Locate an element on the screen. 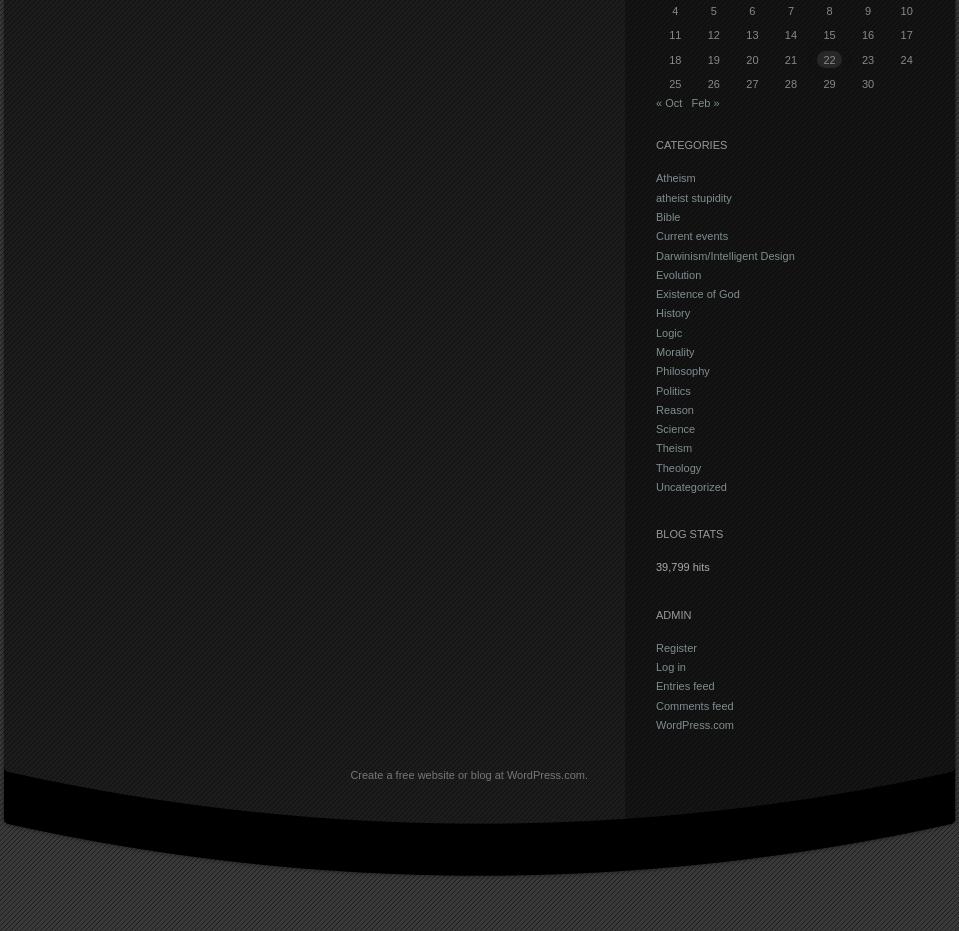 Image resolution: width=959 pixels, height=931 pixels. '18' is located at coordinates (675, 58).